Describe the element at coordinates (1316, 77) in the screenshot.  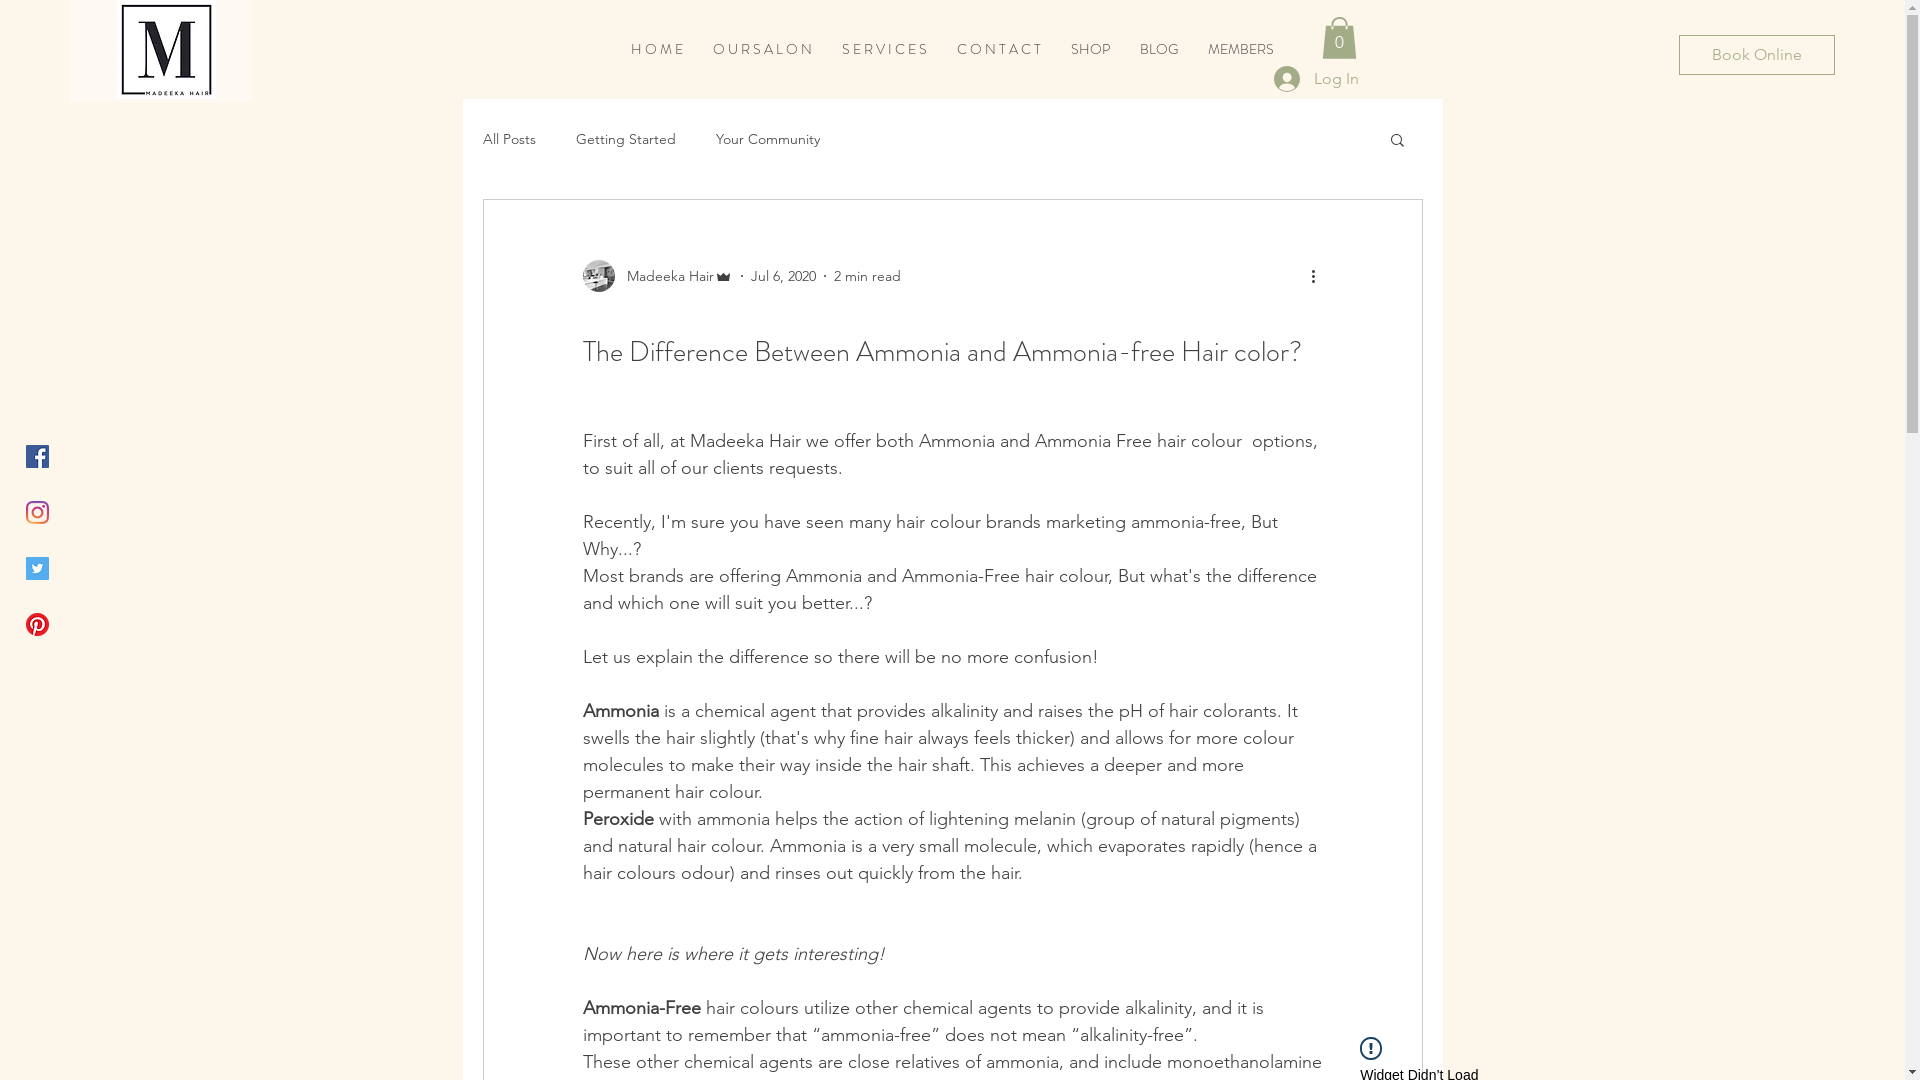
I see `'Log In'` at that location.